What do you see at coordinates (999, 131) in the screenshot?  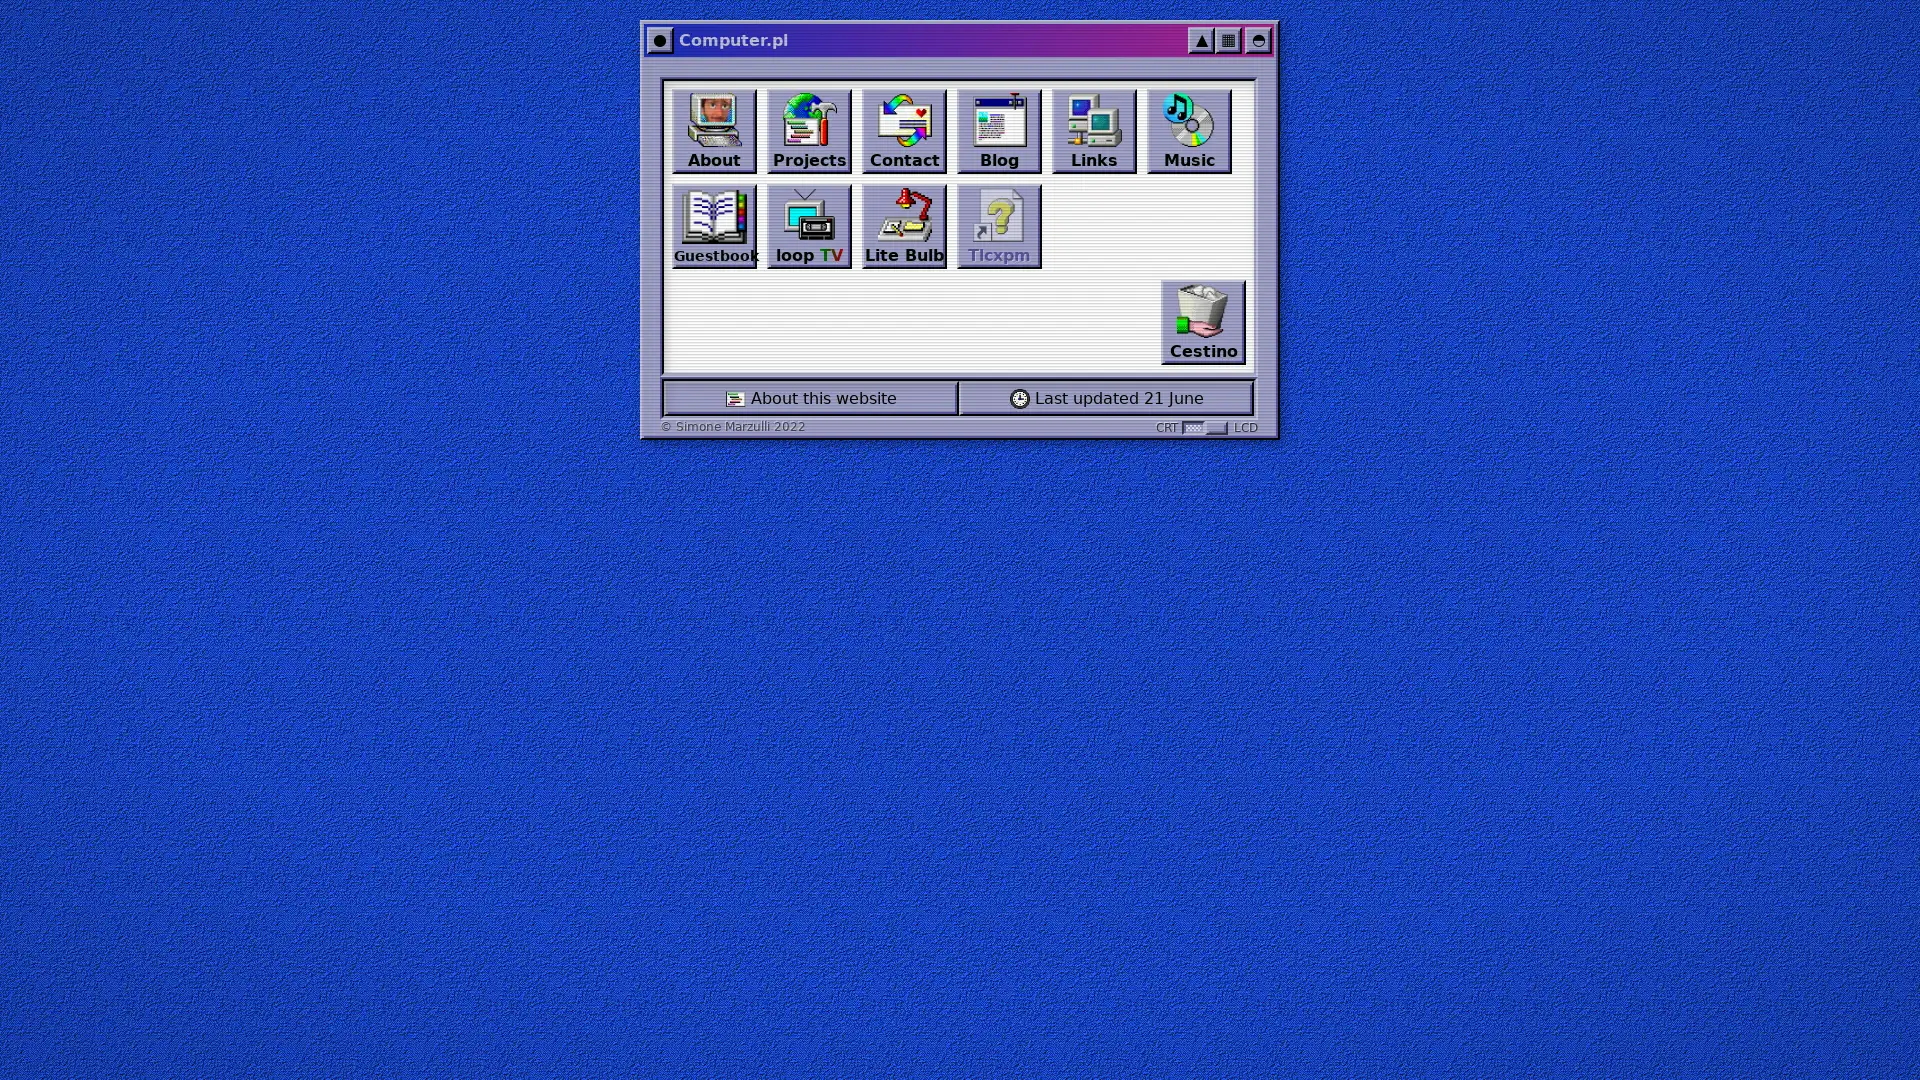 I see `blog Blog` at bounding box center [999, 131].